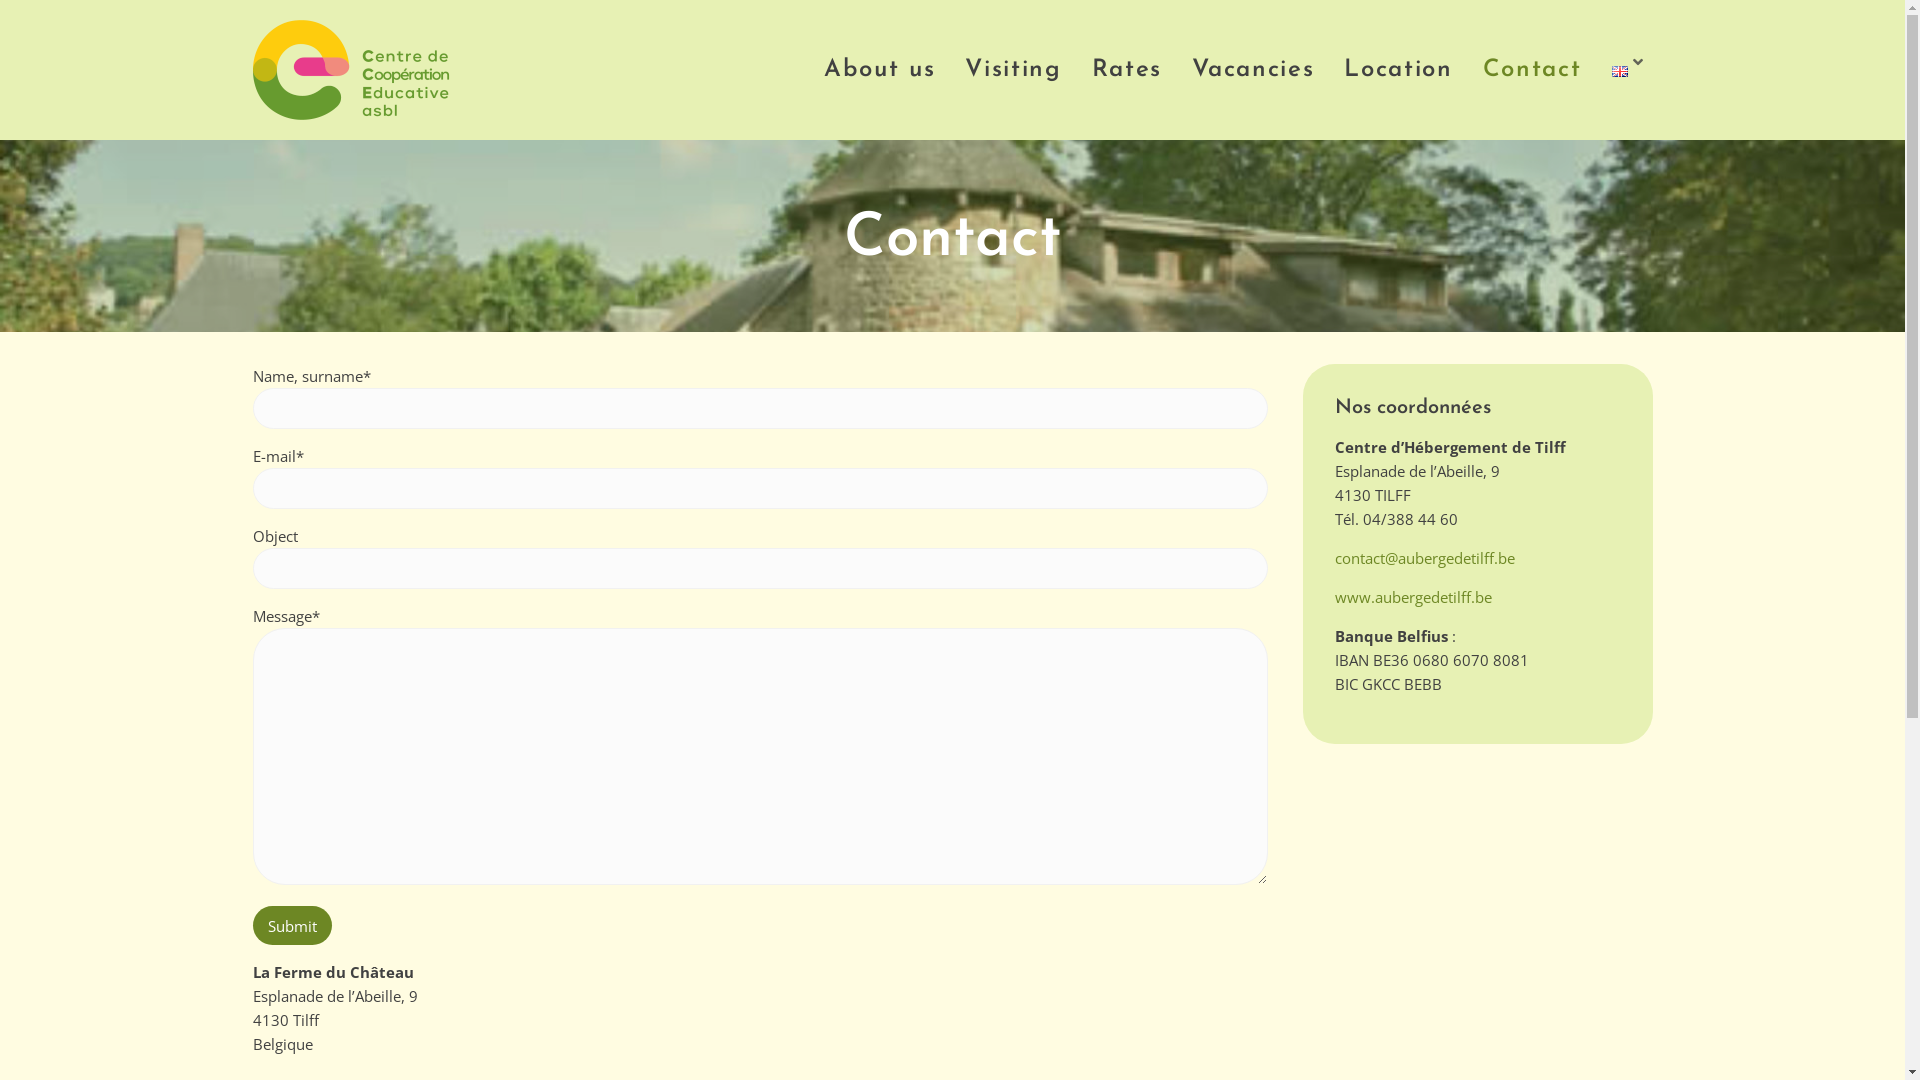  What do you see at coordinates (1531, 68) in the screenshot?
I see `'Contact'` at bounding box center [1531, 68].